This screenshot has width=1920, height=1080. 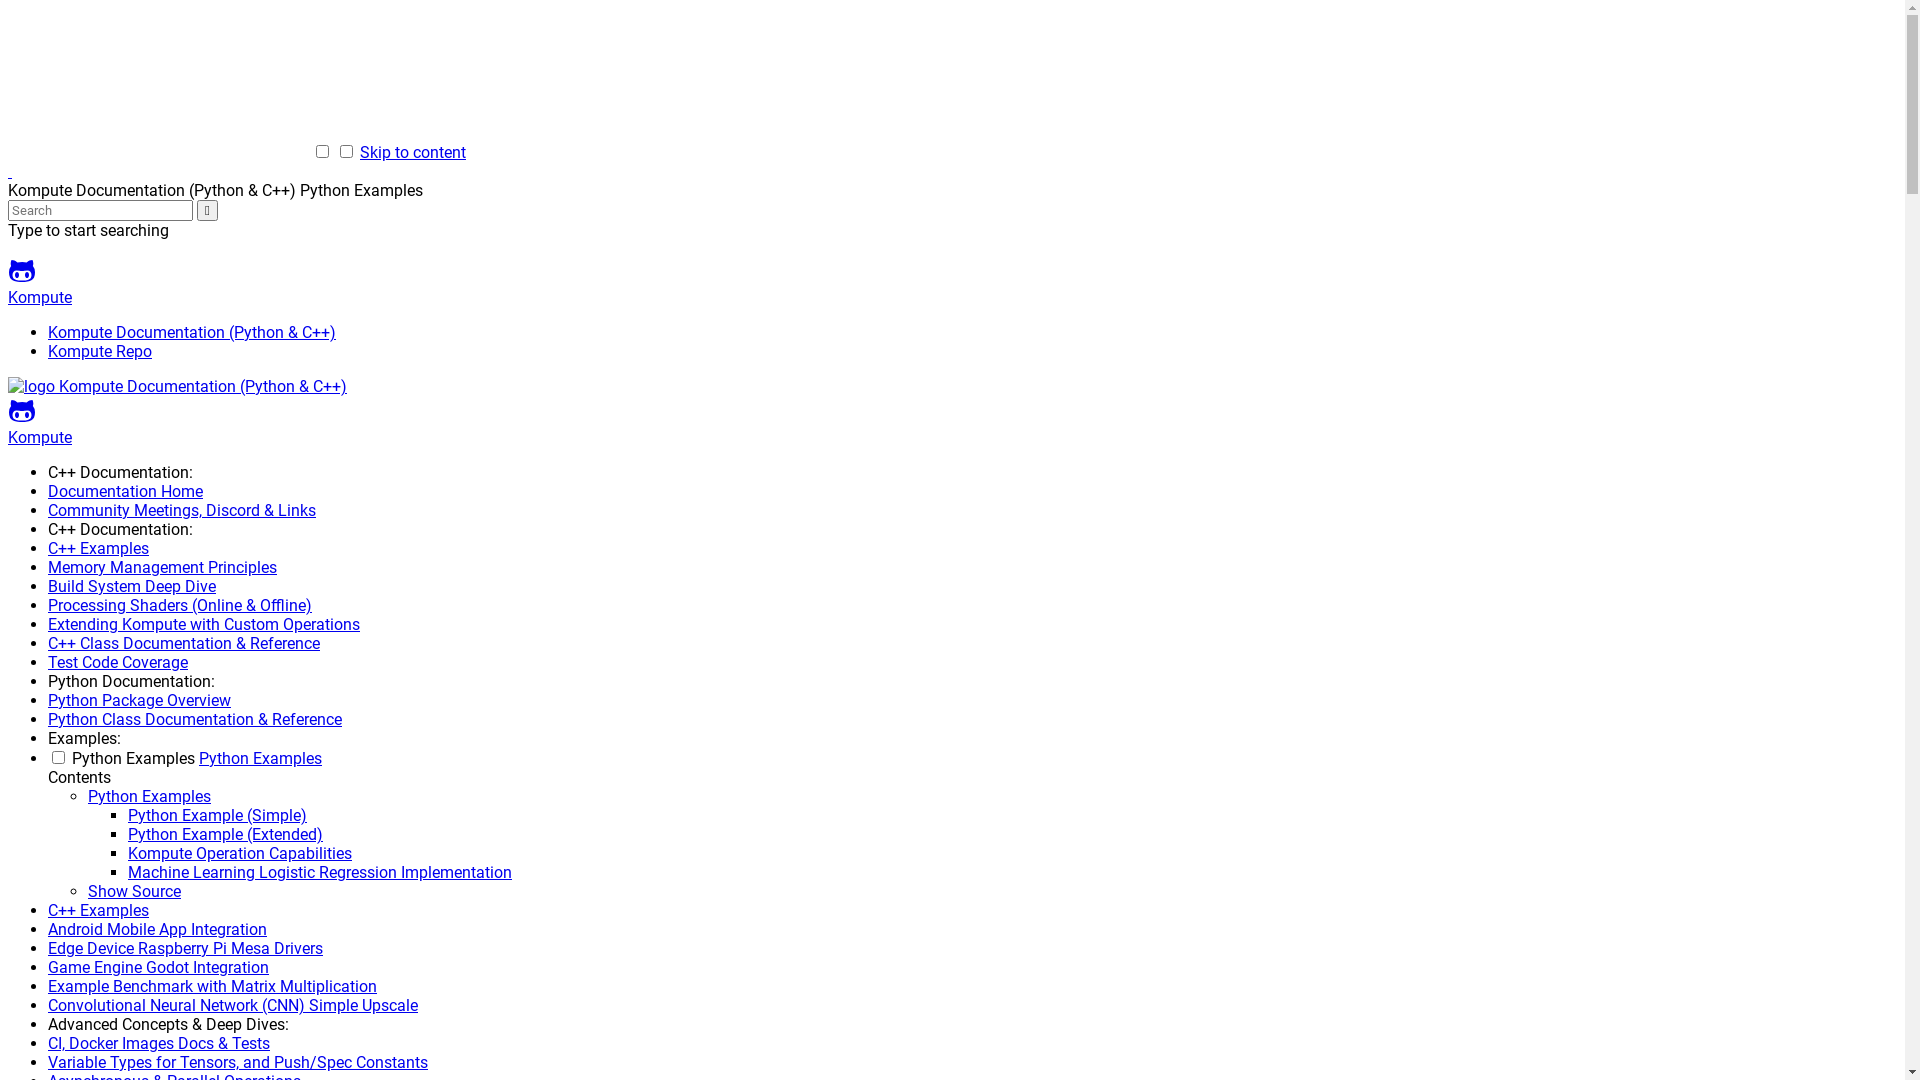 I want to click on 'Show Source', so click(x=133, y=890).